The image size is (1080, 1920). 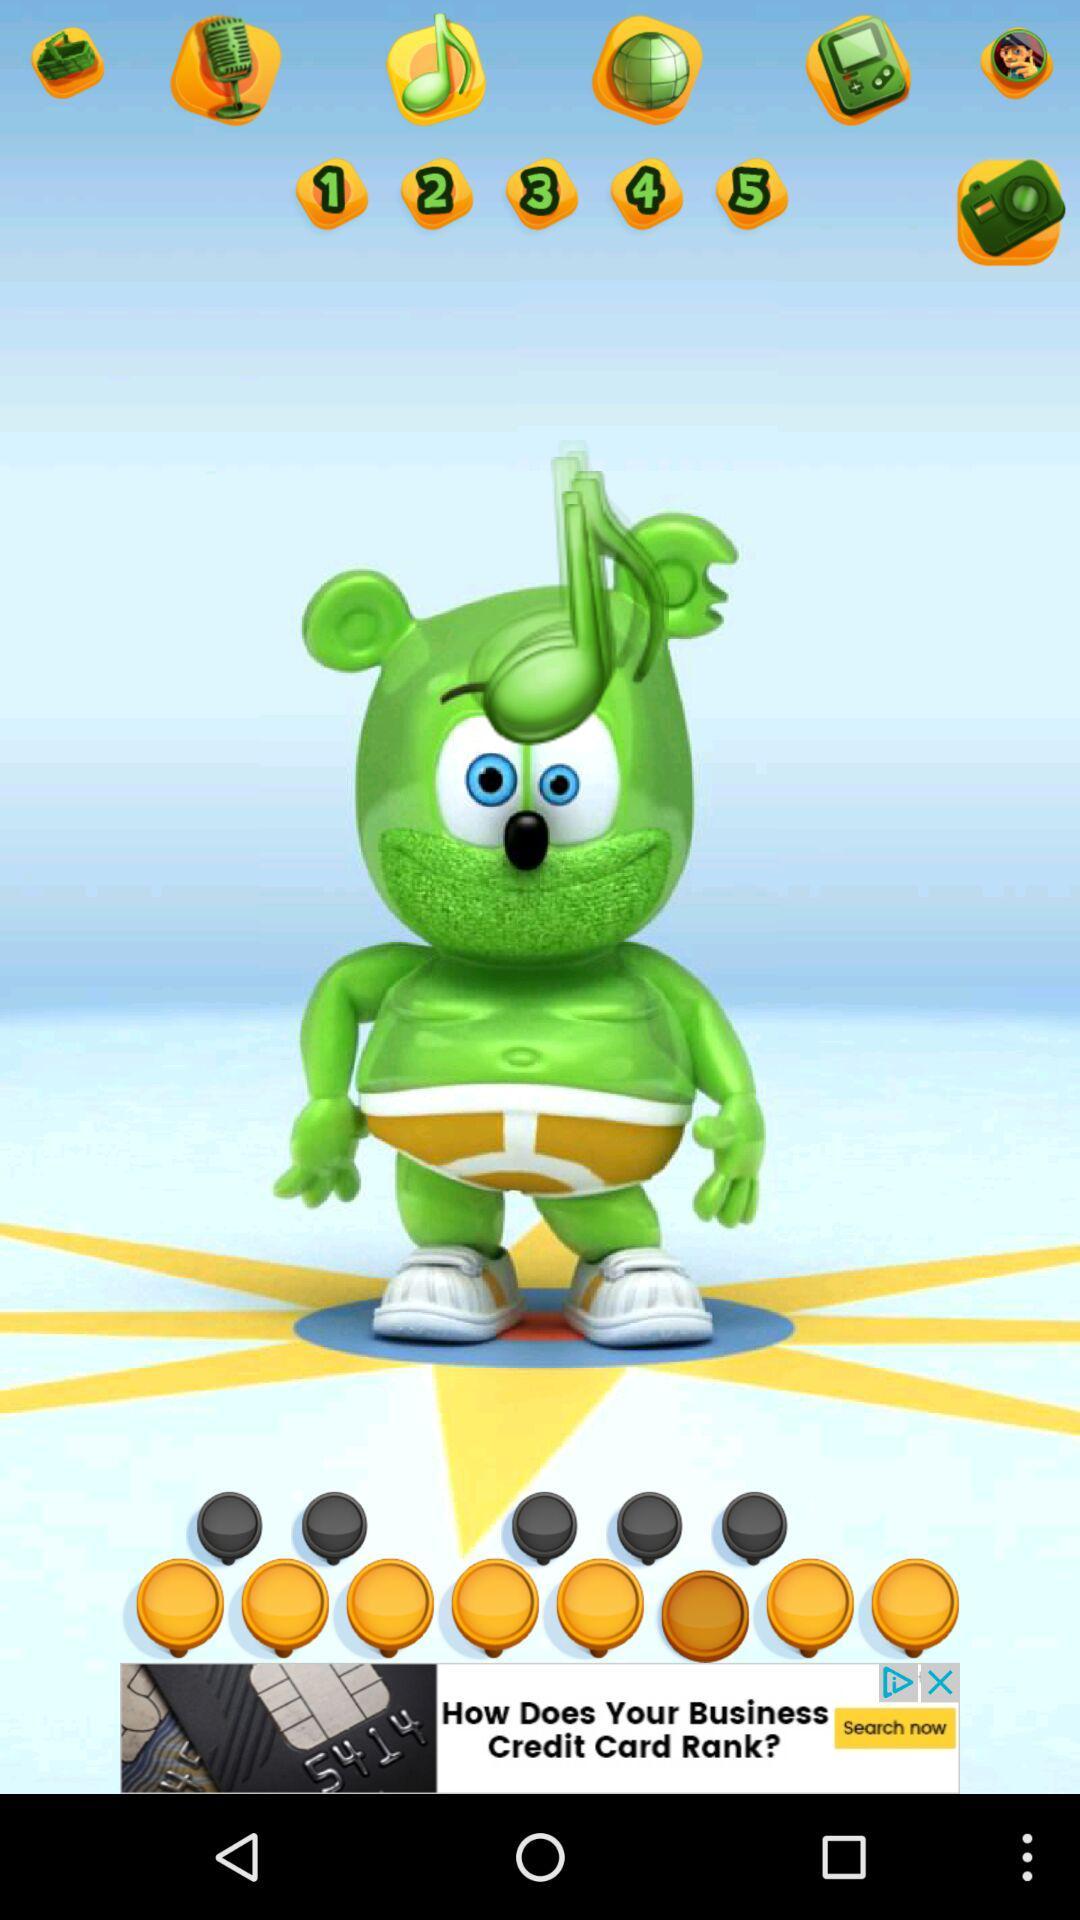 What do you see at coordinates (1007, 216) in the screenshot?
I see `take photo` at bounding box center [1007, 216].